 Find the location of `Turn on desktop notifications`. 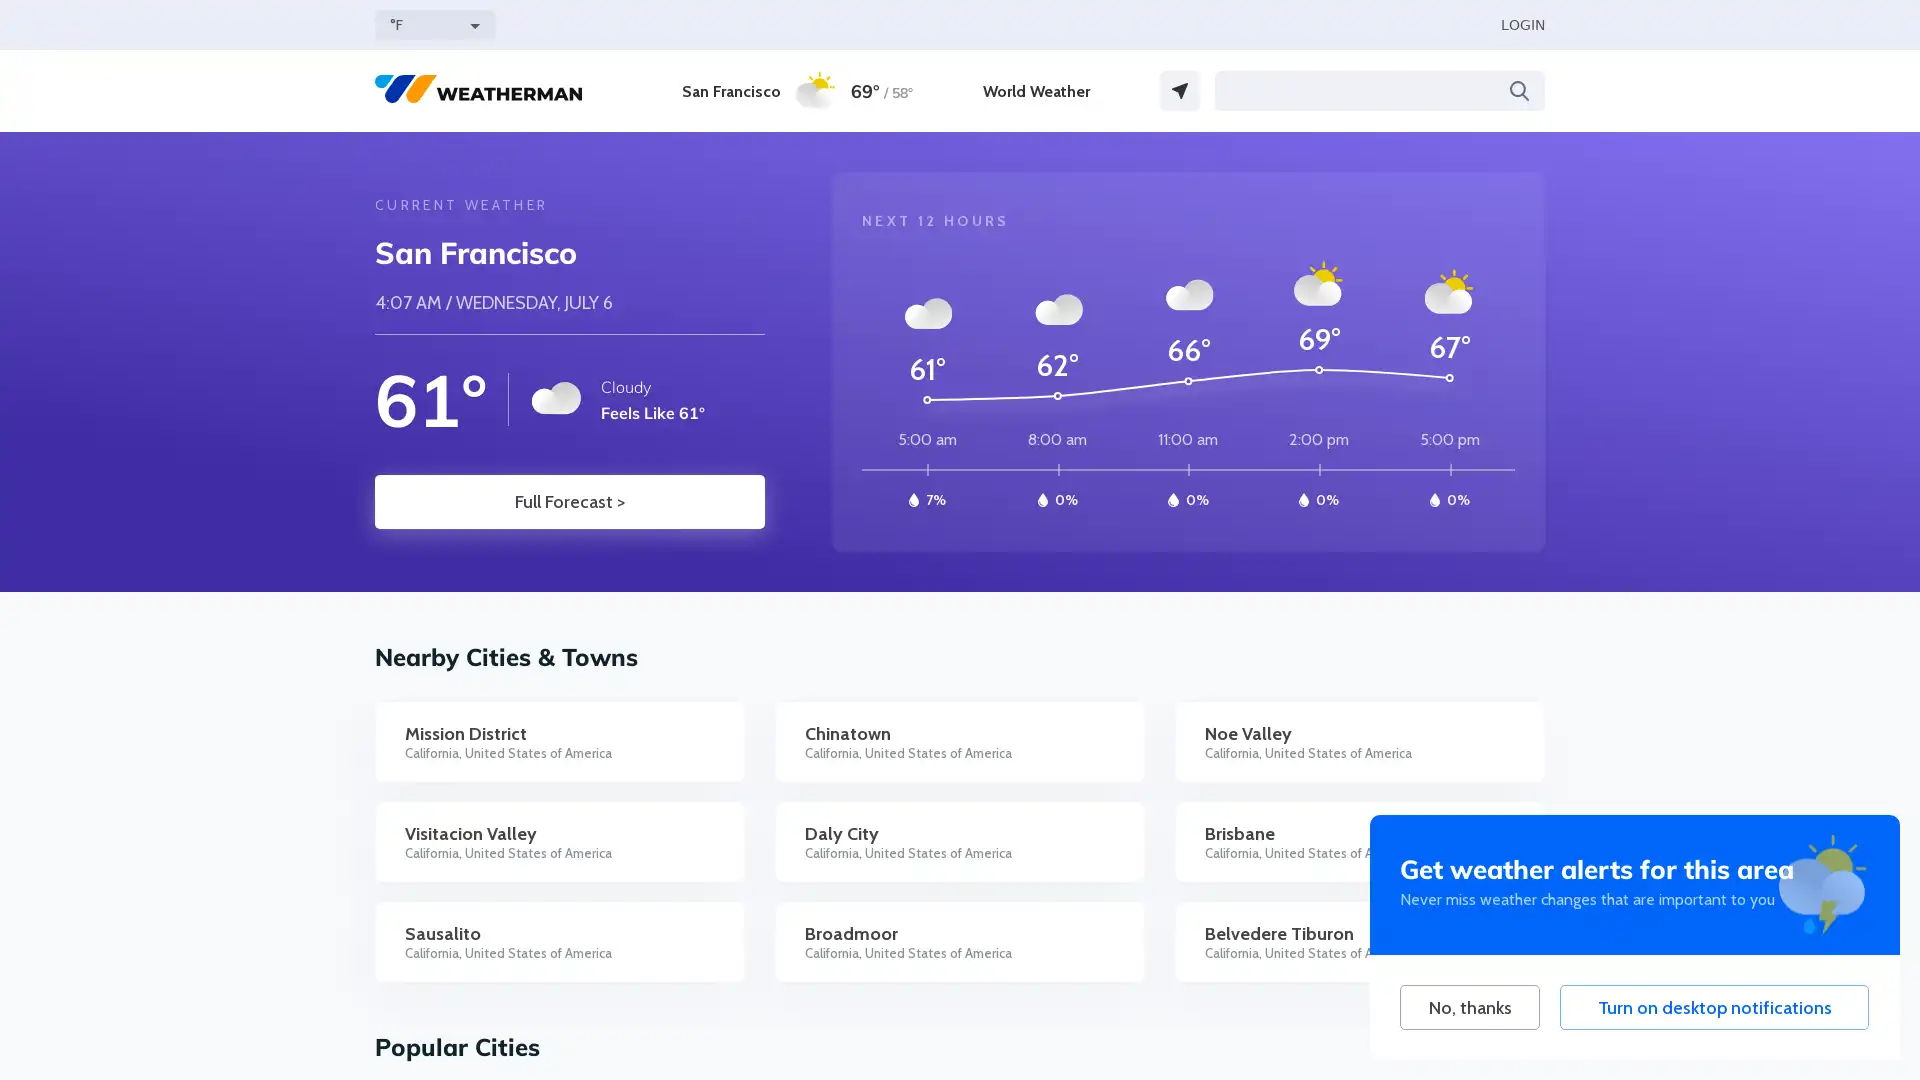

Turn on desktop notifications is located at coordinates (1713, 1007).